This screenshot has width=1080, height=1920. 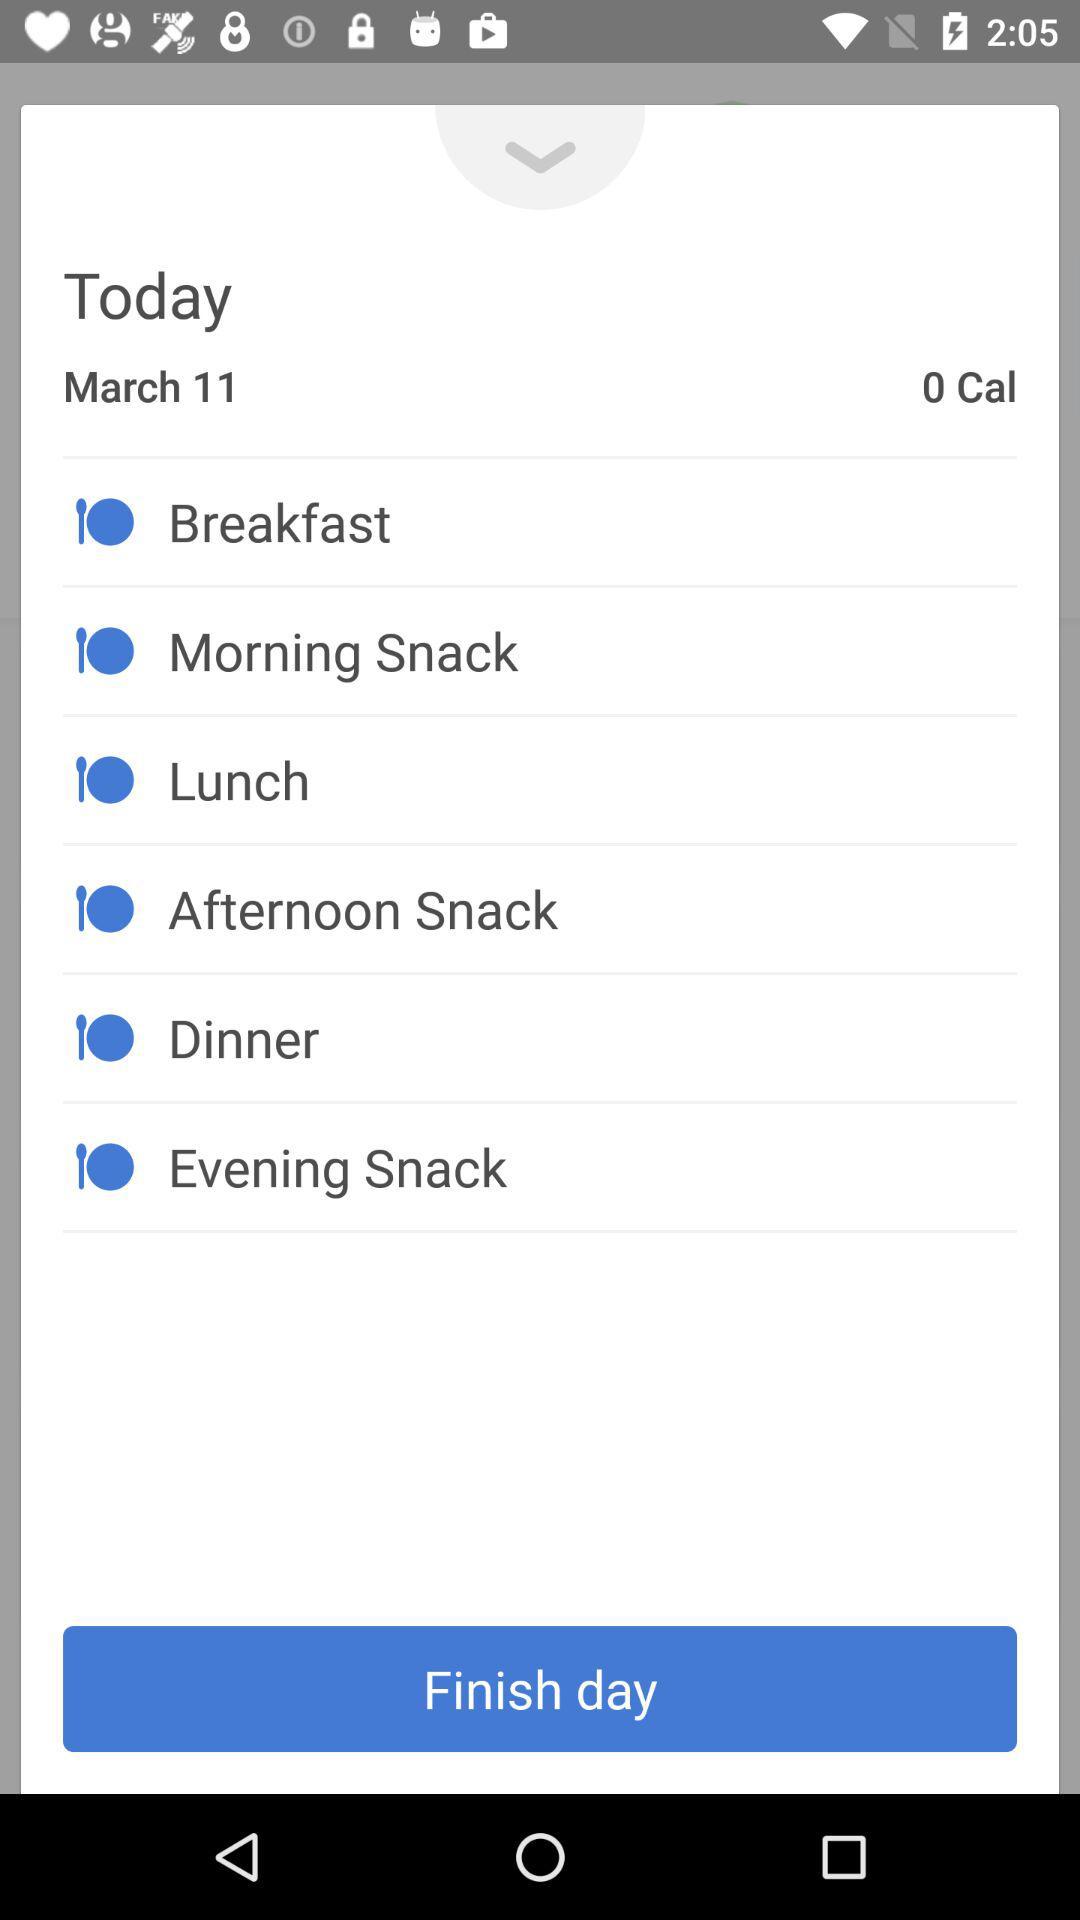 What do you see at coordinates (591, 1166) in the screenshot?
I see `the icon above the finish day icon` at bounding box center [591, 1166].